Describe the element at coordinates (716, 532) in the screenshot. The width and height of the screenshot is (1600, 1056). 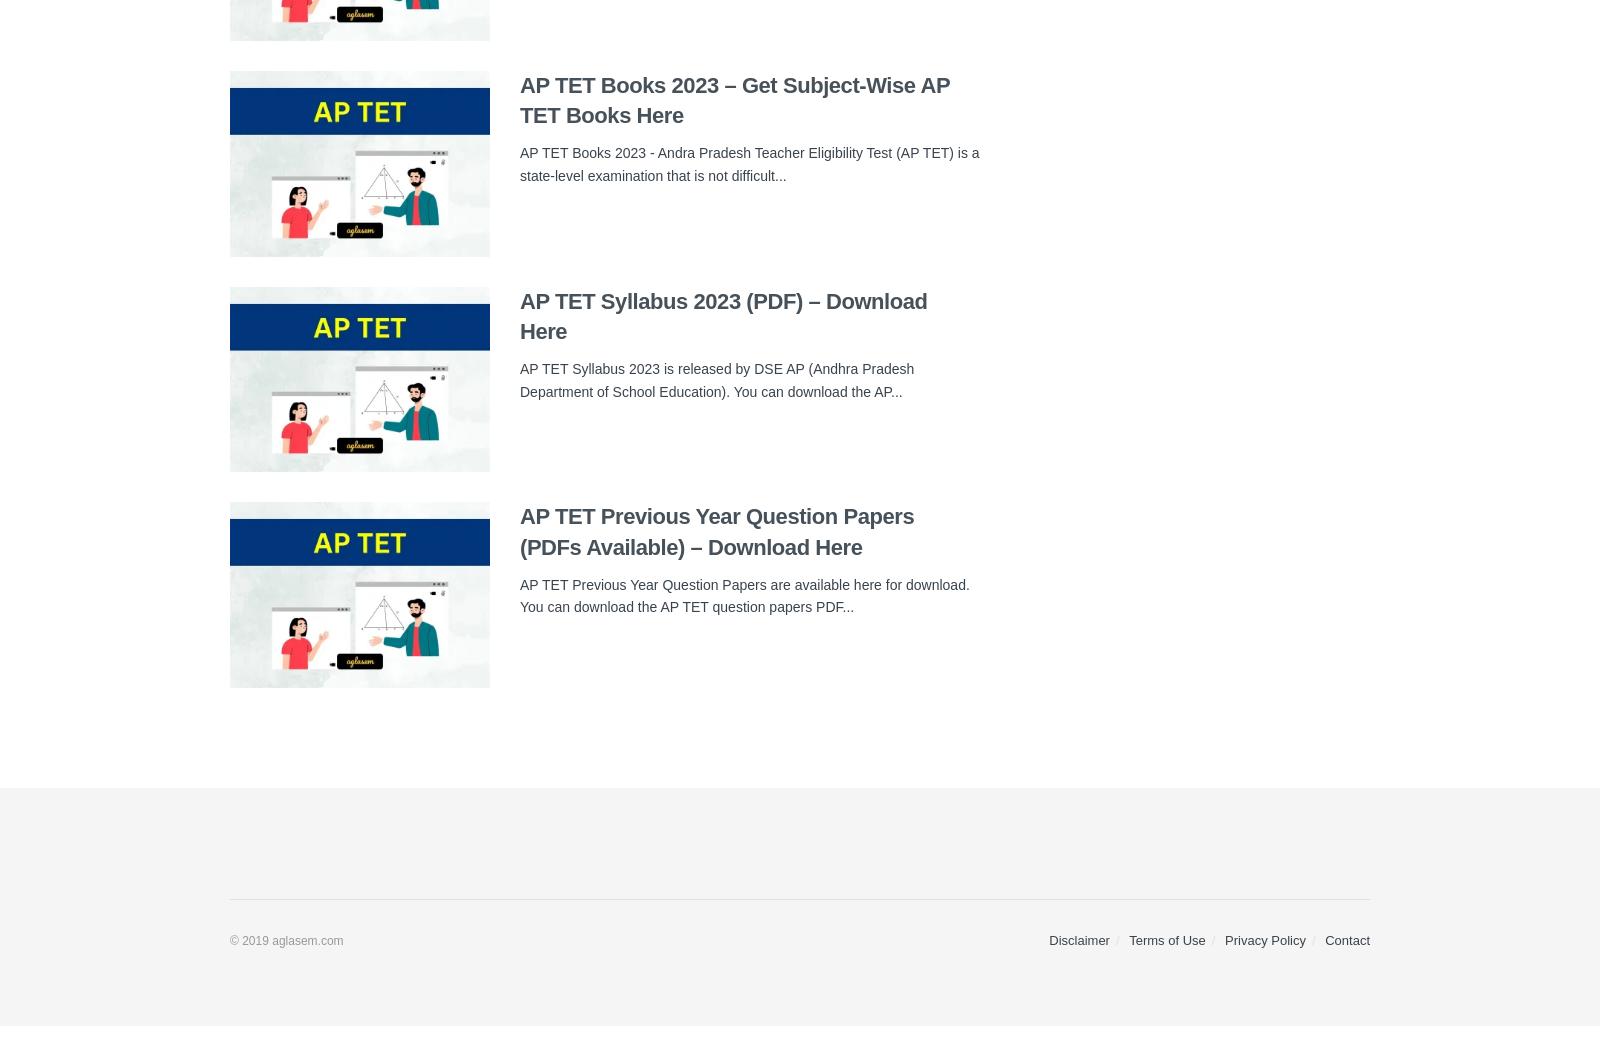
I see `'AP TET Previous Year Question Papers (PDFs Available) – Download Here'` at that location.